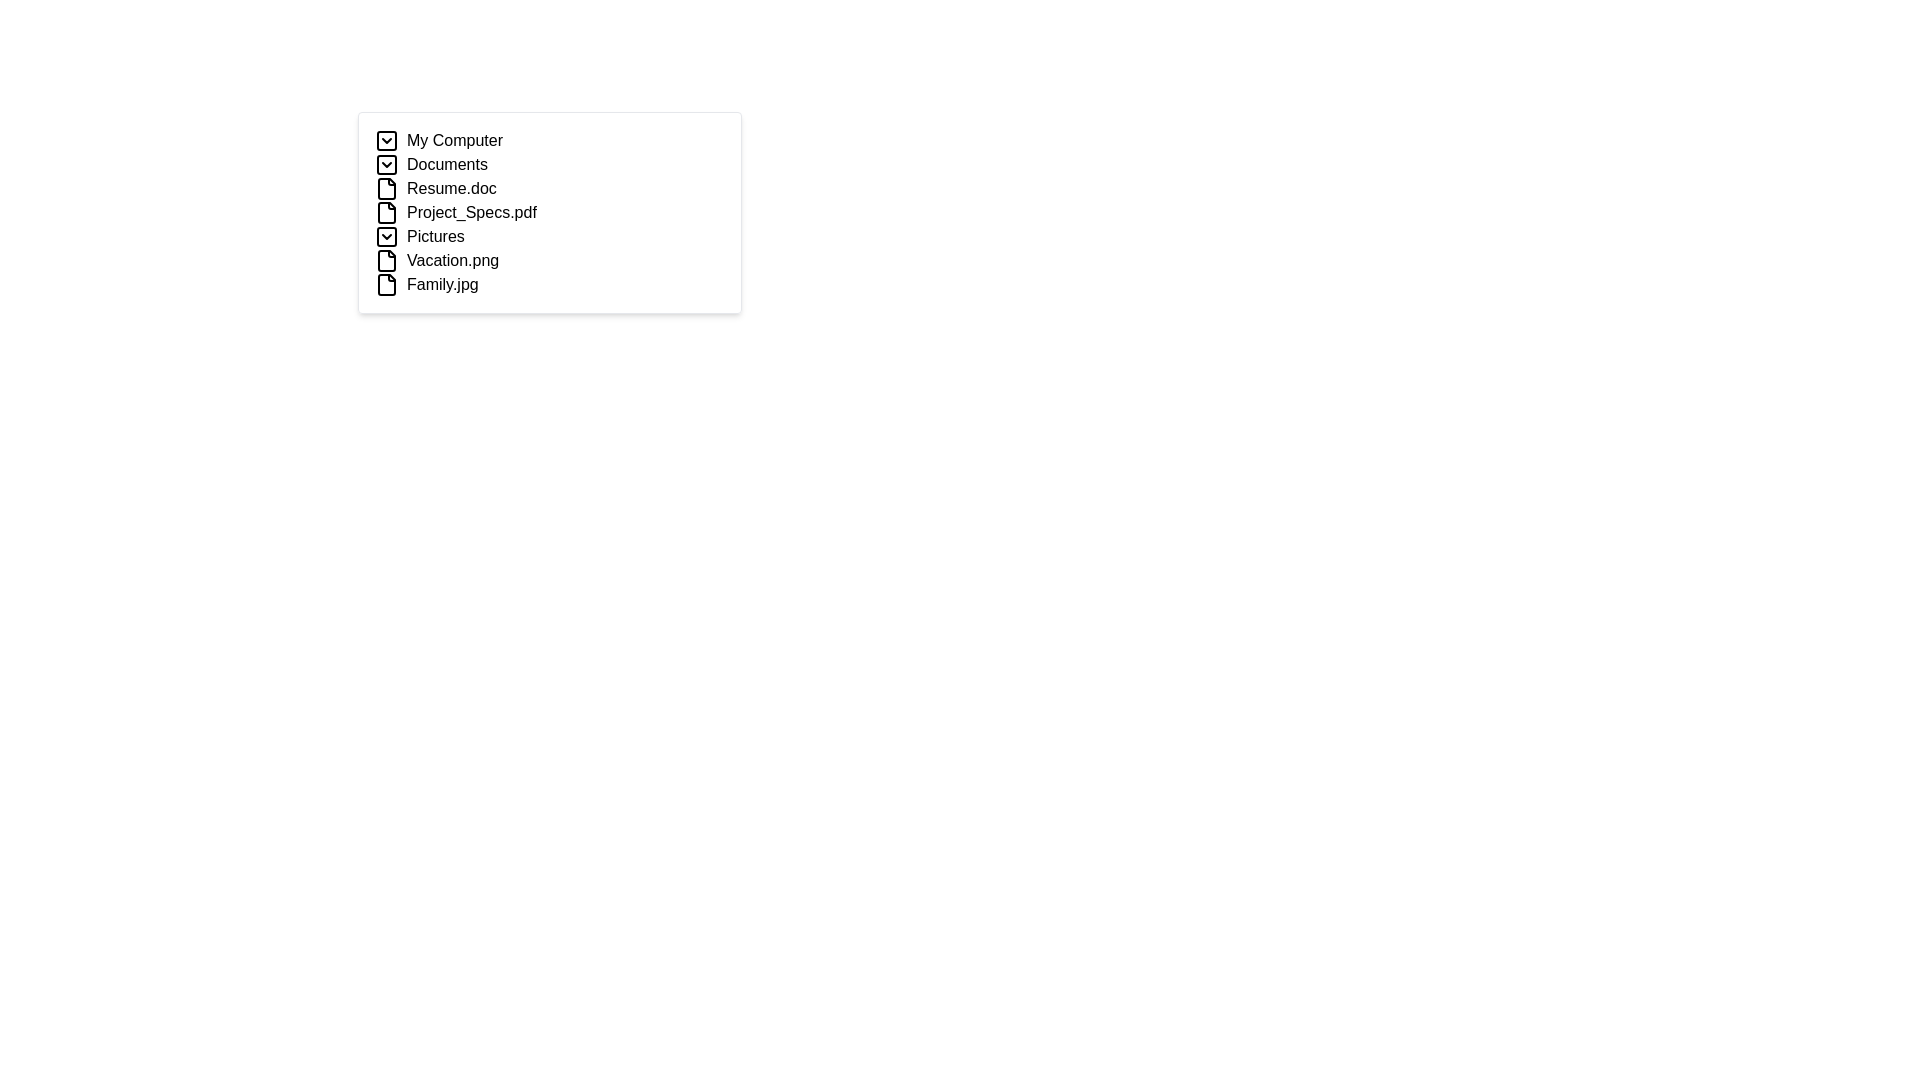 Image resolution: width=1920 pixels, height=1080 pixels. What do you see at coordinates (387, 140) in the screenshot?
I see `the graphical boundary box that serves as a hitbox for the chevron arrow in the 'My Computer' section of the hierarchical file structure` at bounding box center [387, 140].